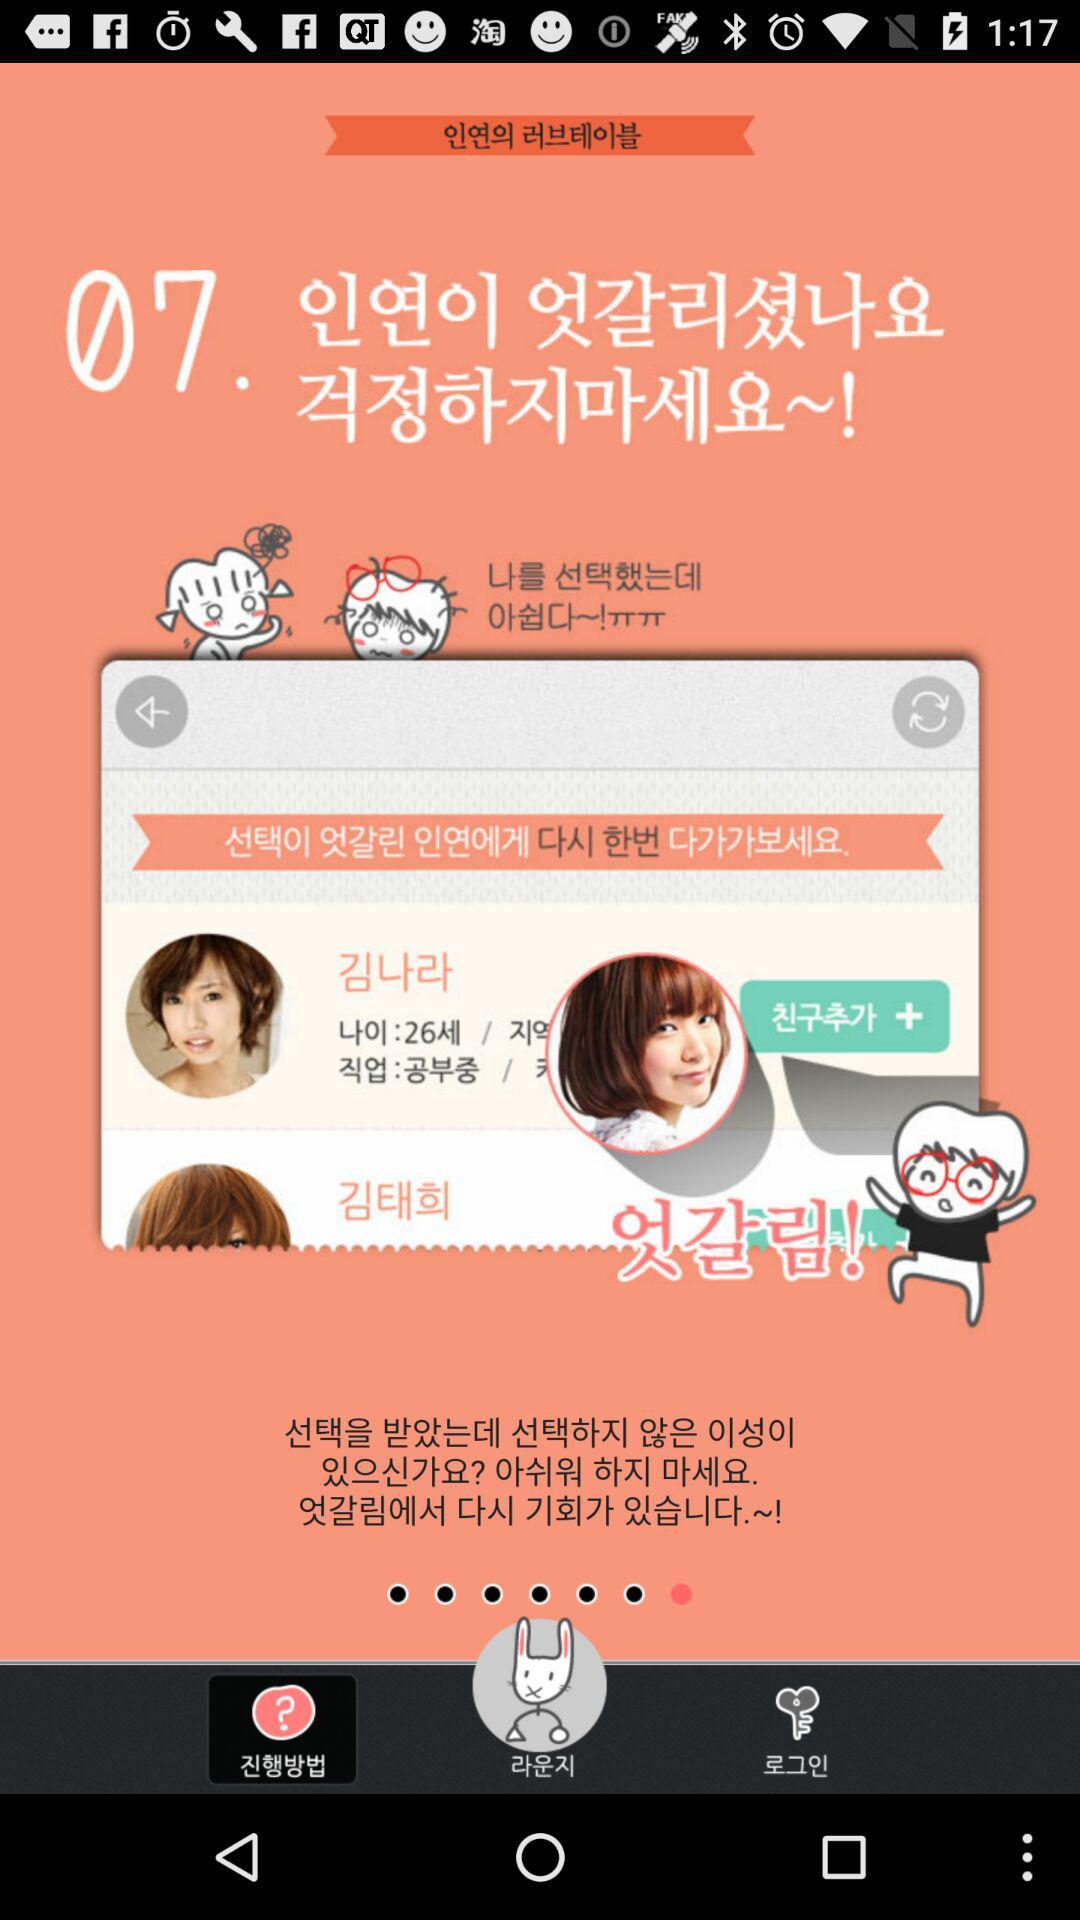 This screenshot has width=1080, height=1920. What do you see at coordinates (282, 1728) in the screenshot?
I see `button at the bottom left corner` at bounding box center [282, 1728].